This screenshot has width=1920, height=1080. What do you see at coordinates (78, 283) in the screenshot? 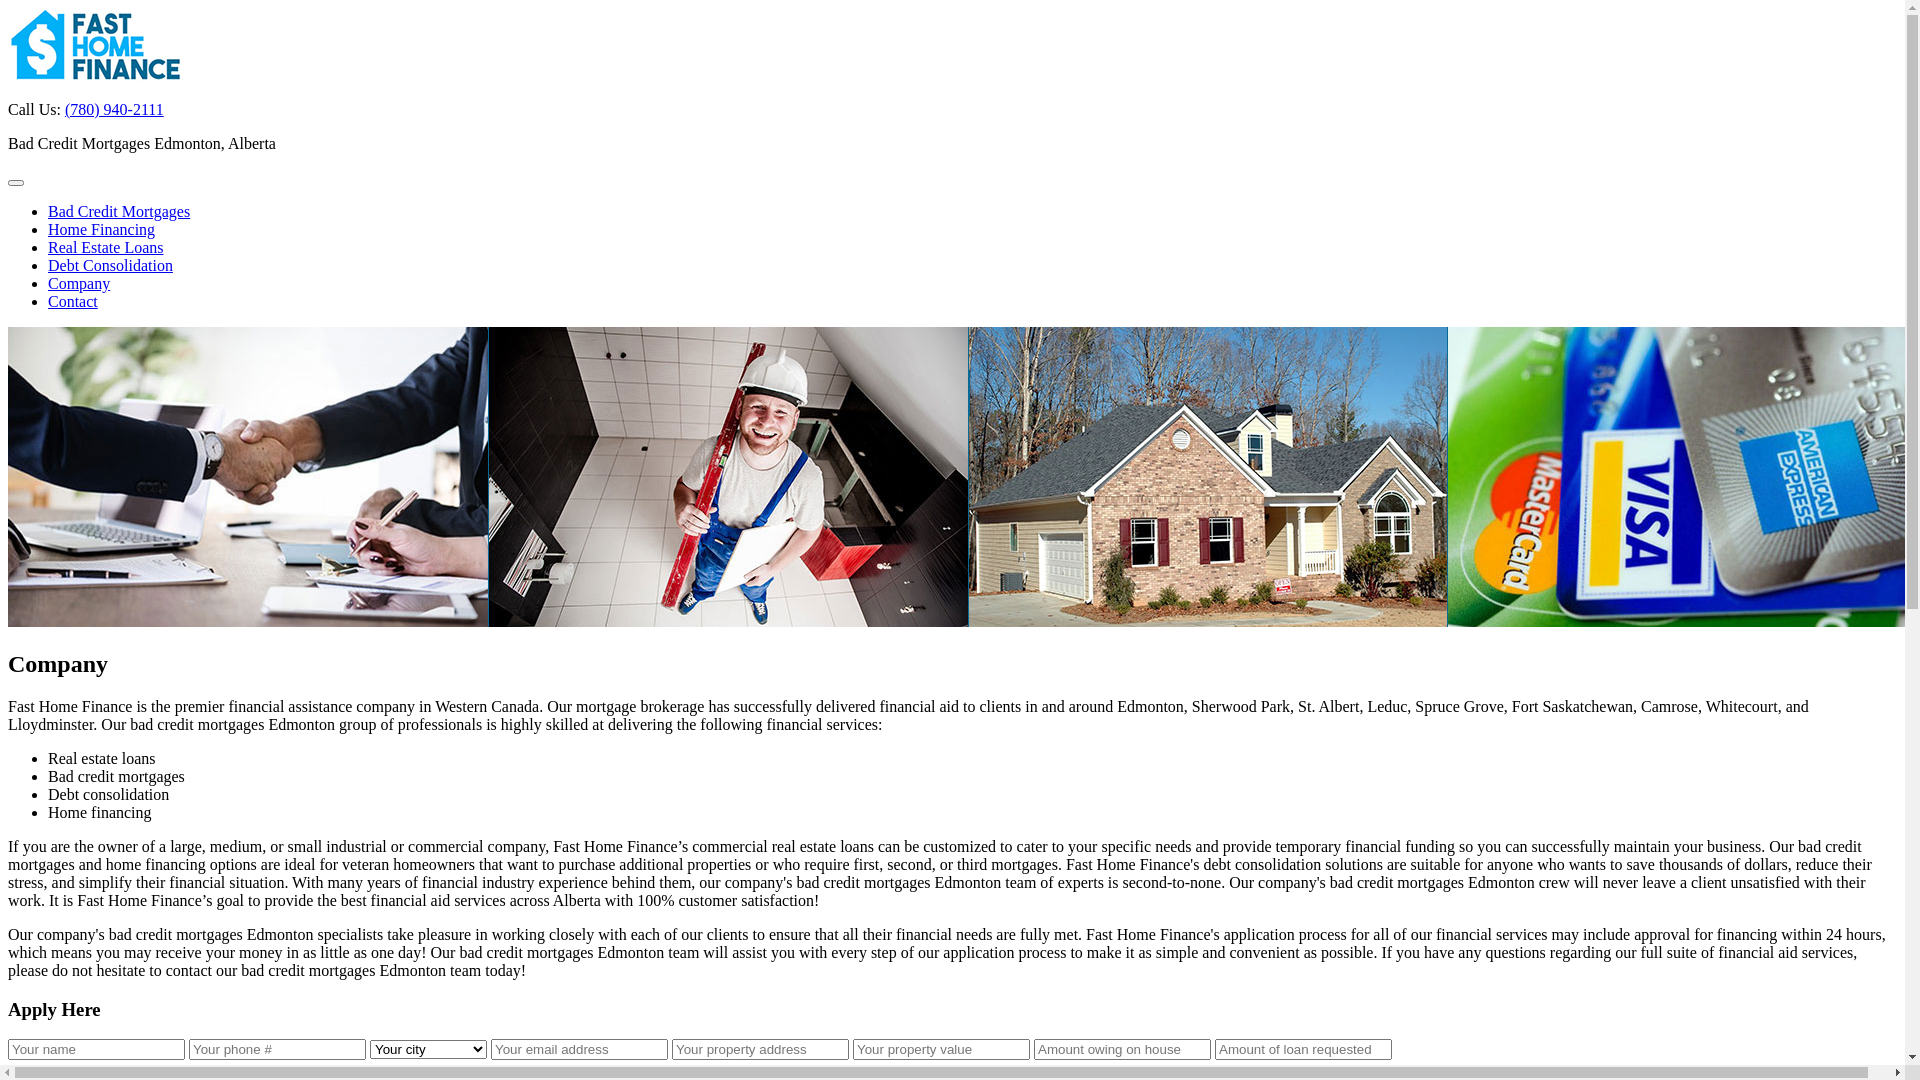
I see `'Company'` at bounding box center [78, 283].